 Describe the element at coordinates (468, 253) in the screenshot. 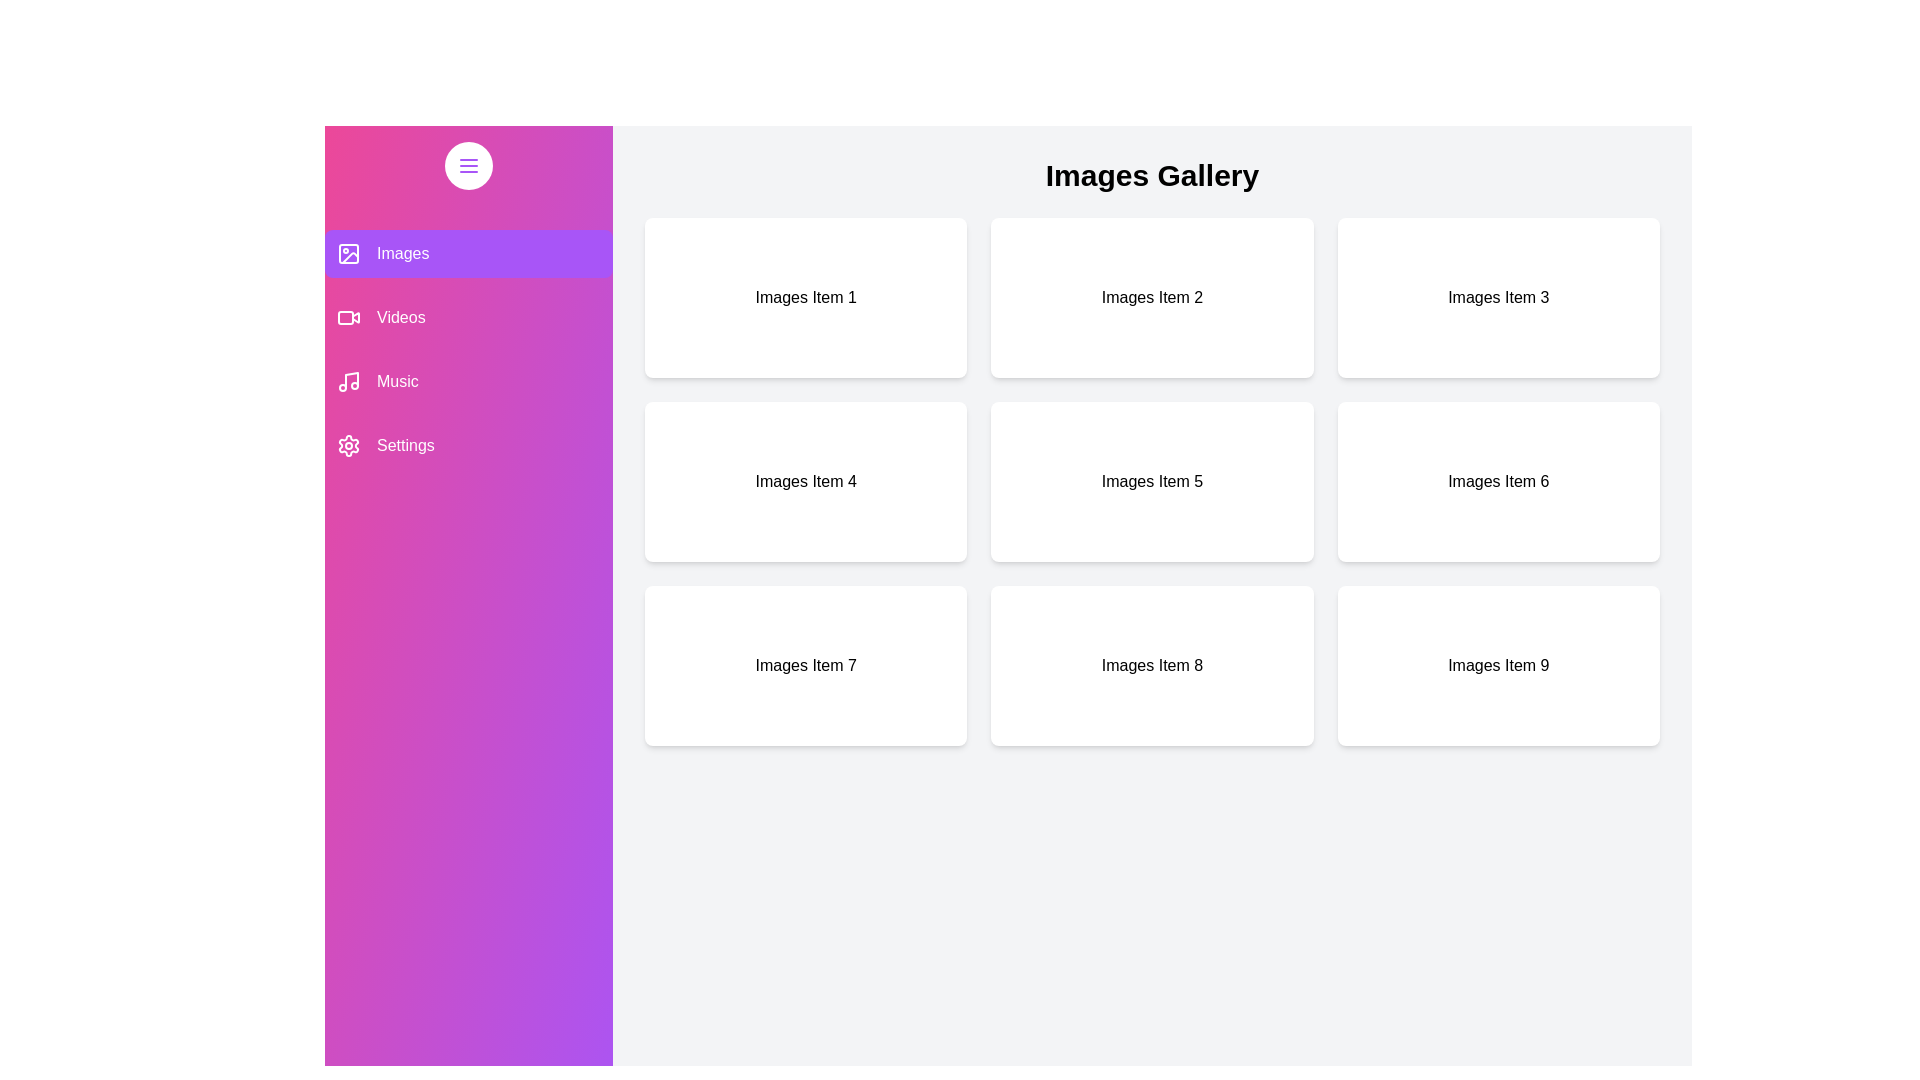

I see `the media category Images from the sidebar` at that location.